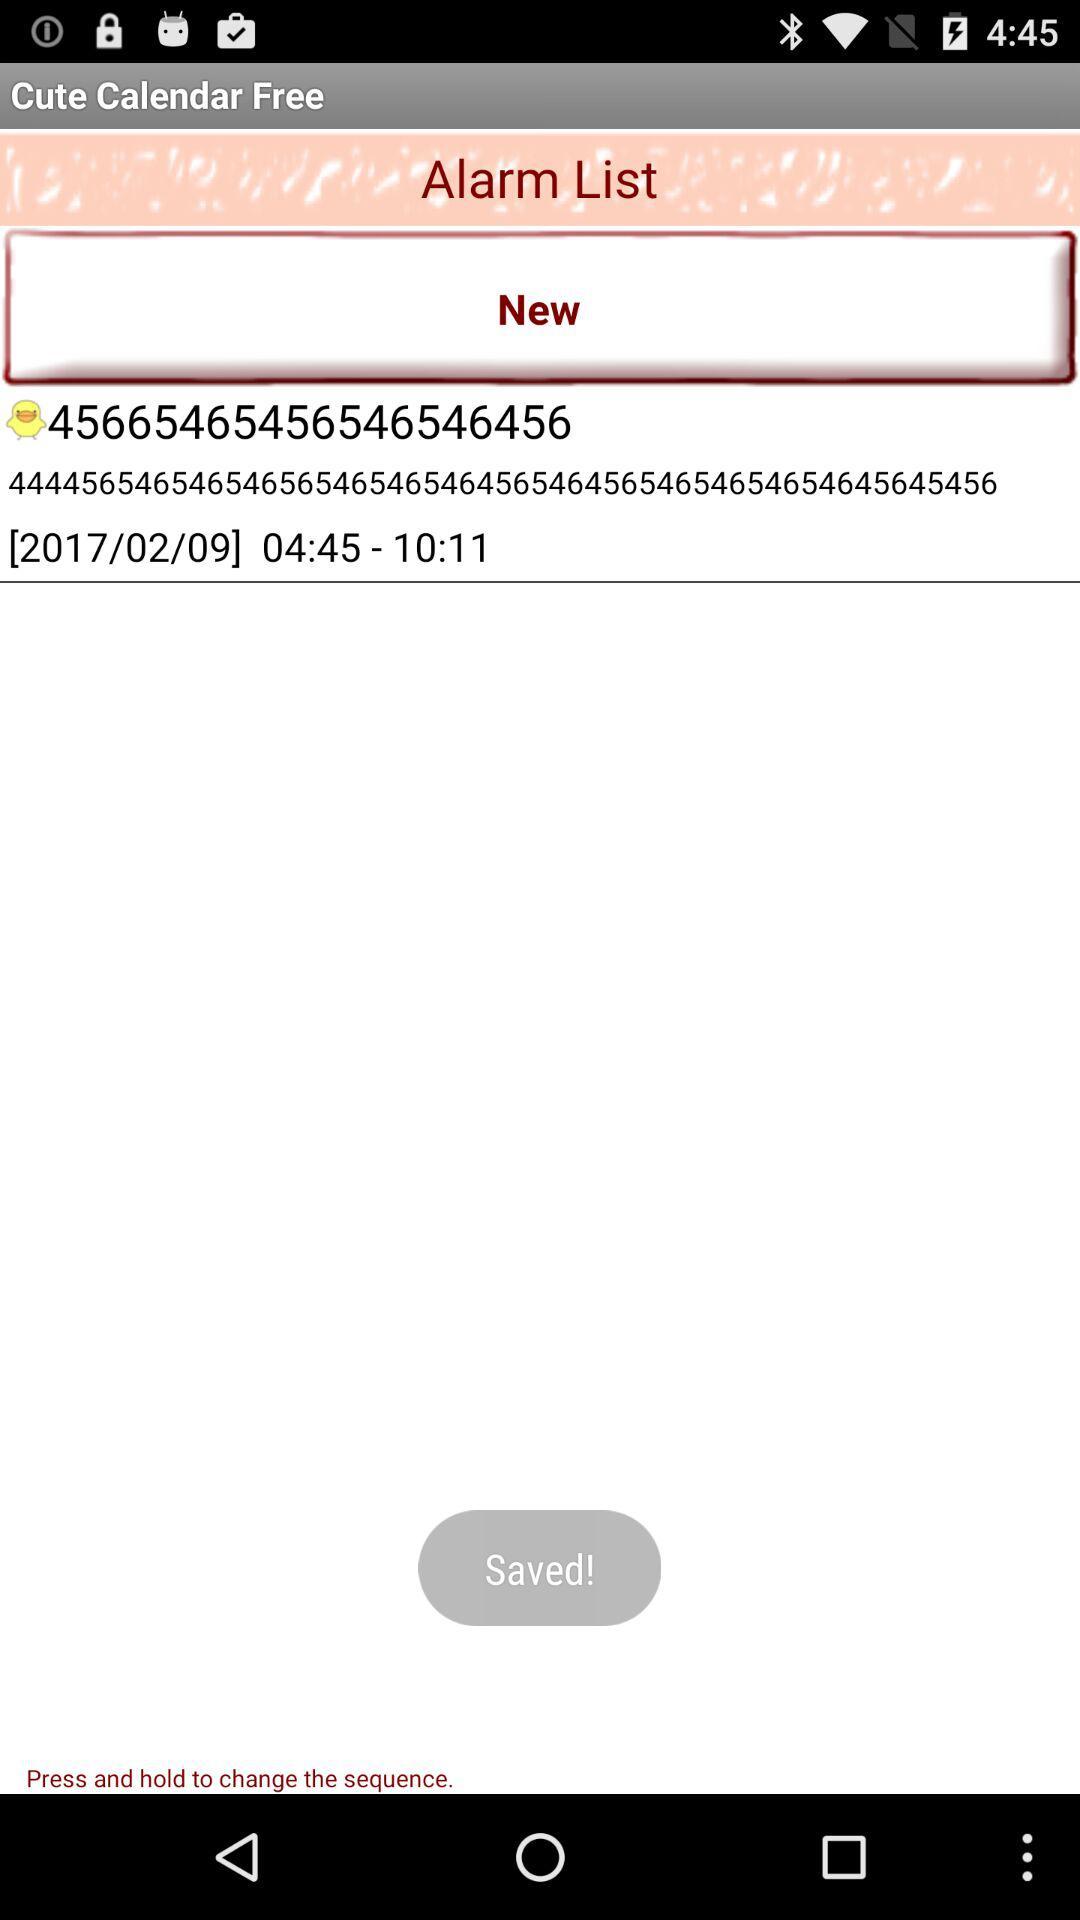 The image size is (1080, 1920). What do you see at coordinates (540, 306) in the screenshot?
I see `the icon above the 45665465456546546456 icon` at bounding box center [540, 306].